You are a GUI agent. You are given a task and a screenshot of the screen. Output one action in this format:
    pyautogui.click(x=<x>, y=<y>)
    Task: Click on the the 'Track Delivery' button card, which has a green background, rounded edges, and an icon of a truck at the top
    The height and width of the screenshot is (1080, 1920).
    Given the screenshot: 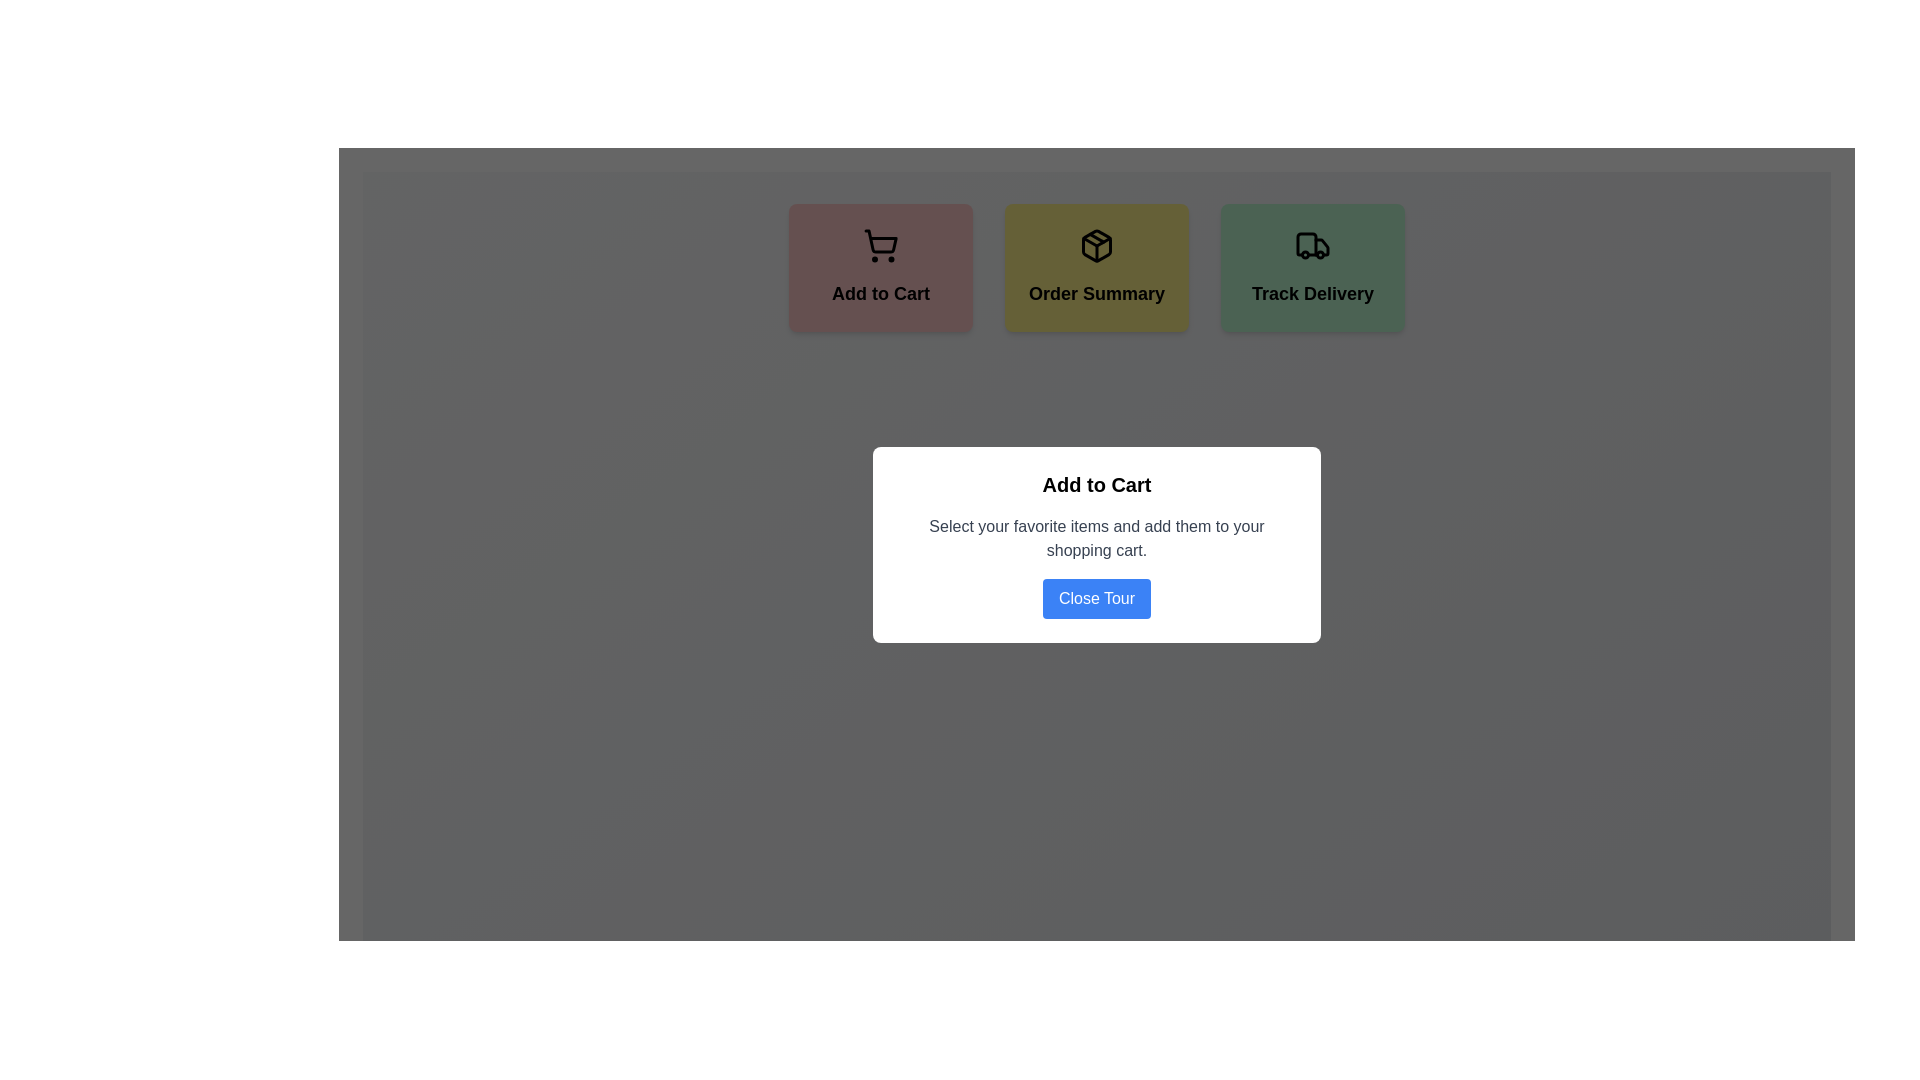 What is the action you would take?
    pyautogui.click(x=1313, y=266)
    